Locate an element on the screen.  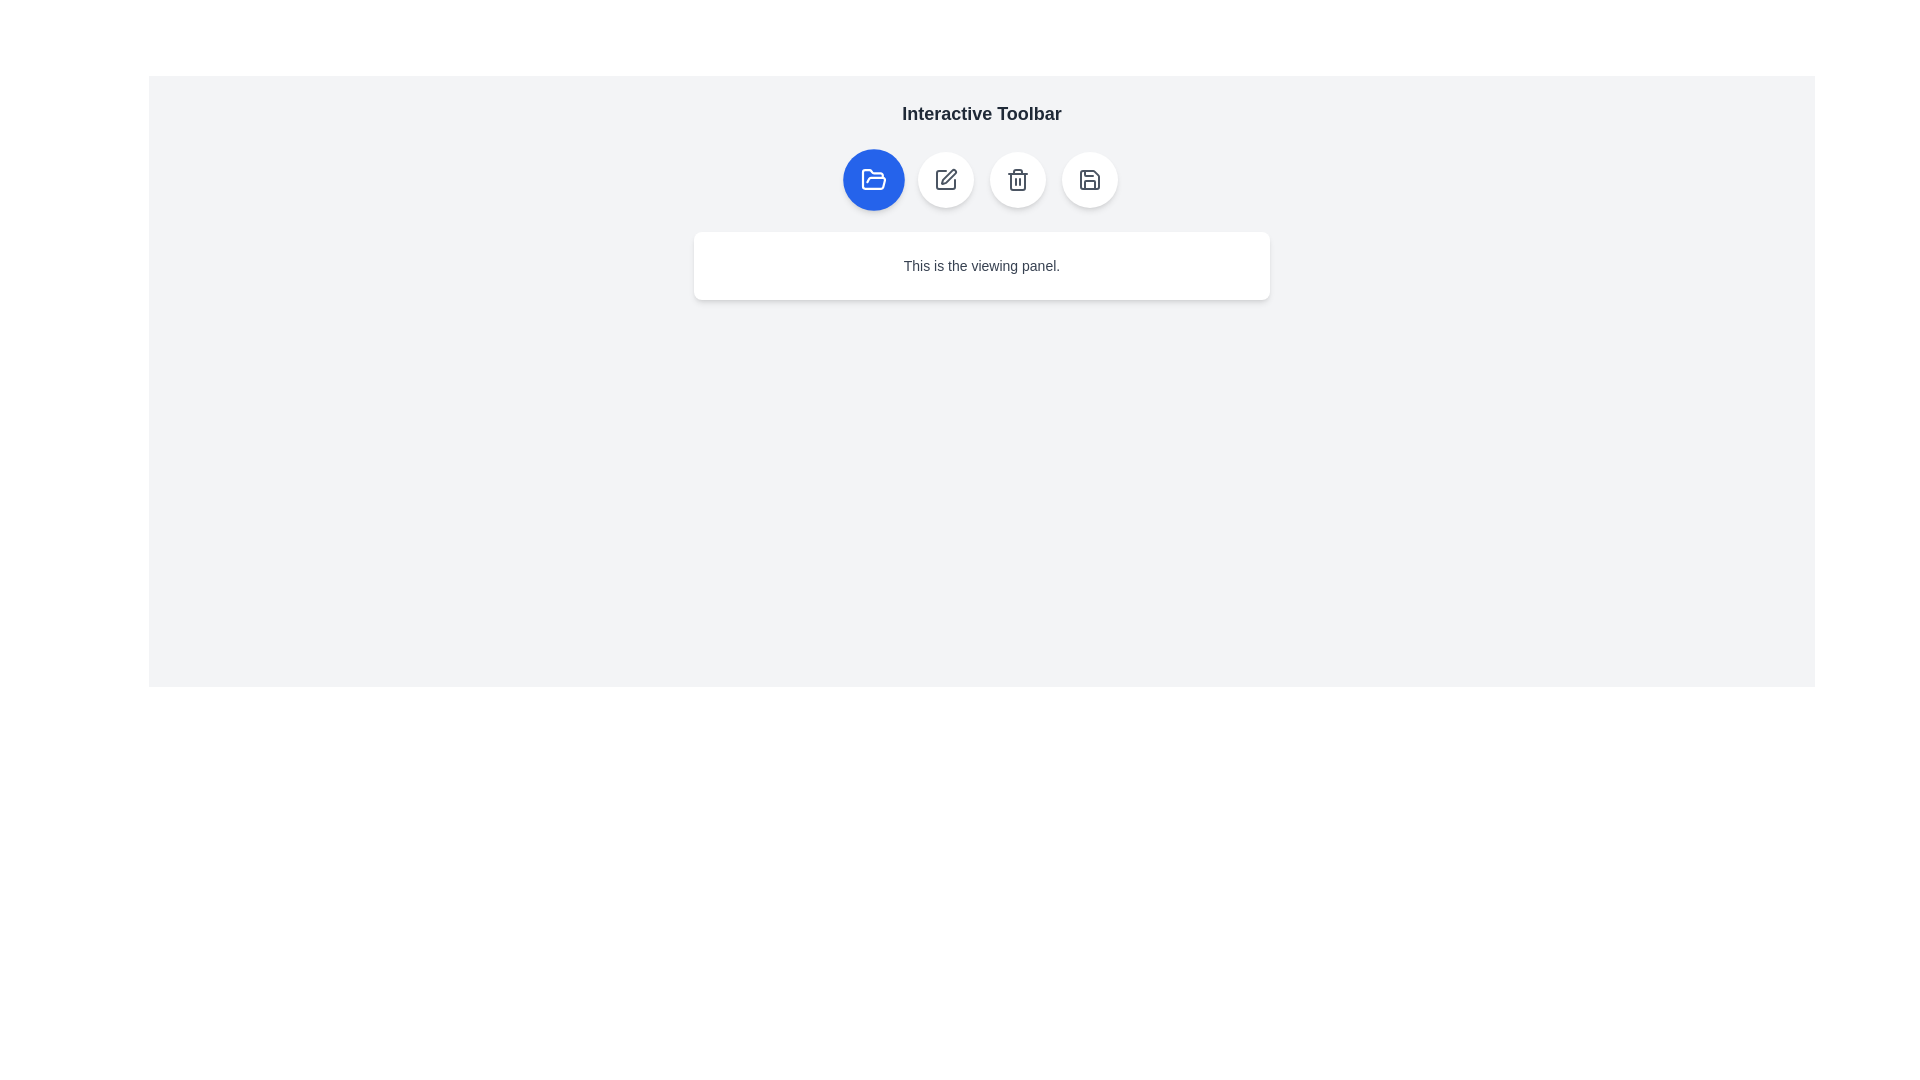
the folder icon located at the top-center of the application view, which serves as a button for file or folder management is located at coordinates (873, 178).